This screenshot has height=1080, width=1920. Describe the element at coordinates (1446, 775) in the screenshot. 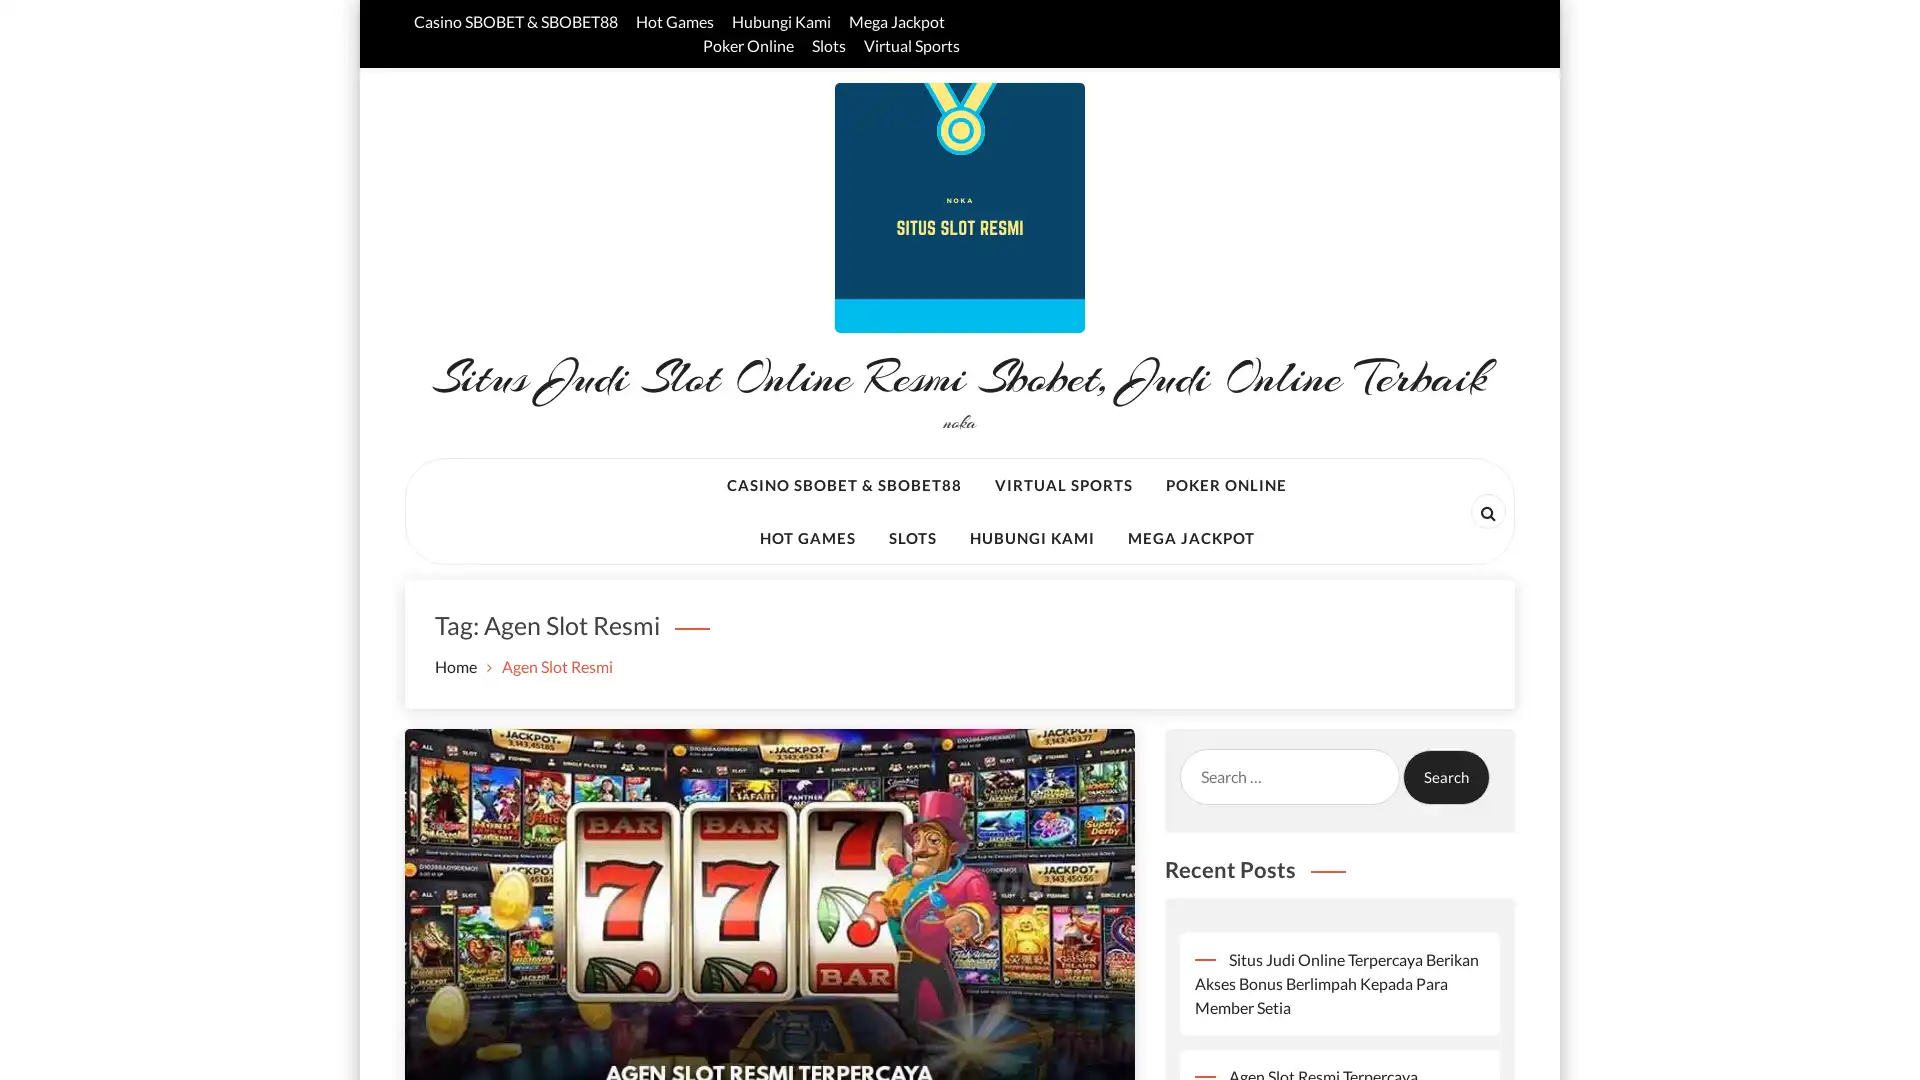

I see `Search` at that location.